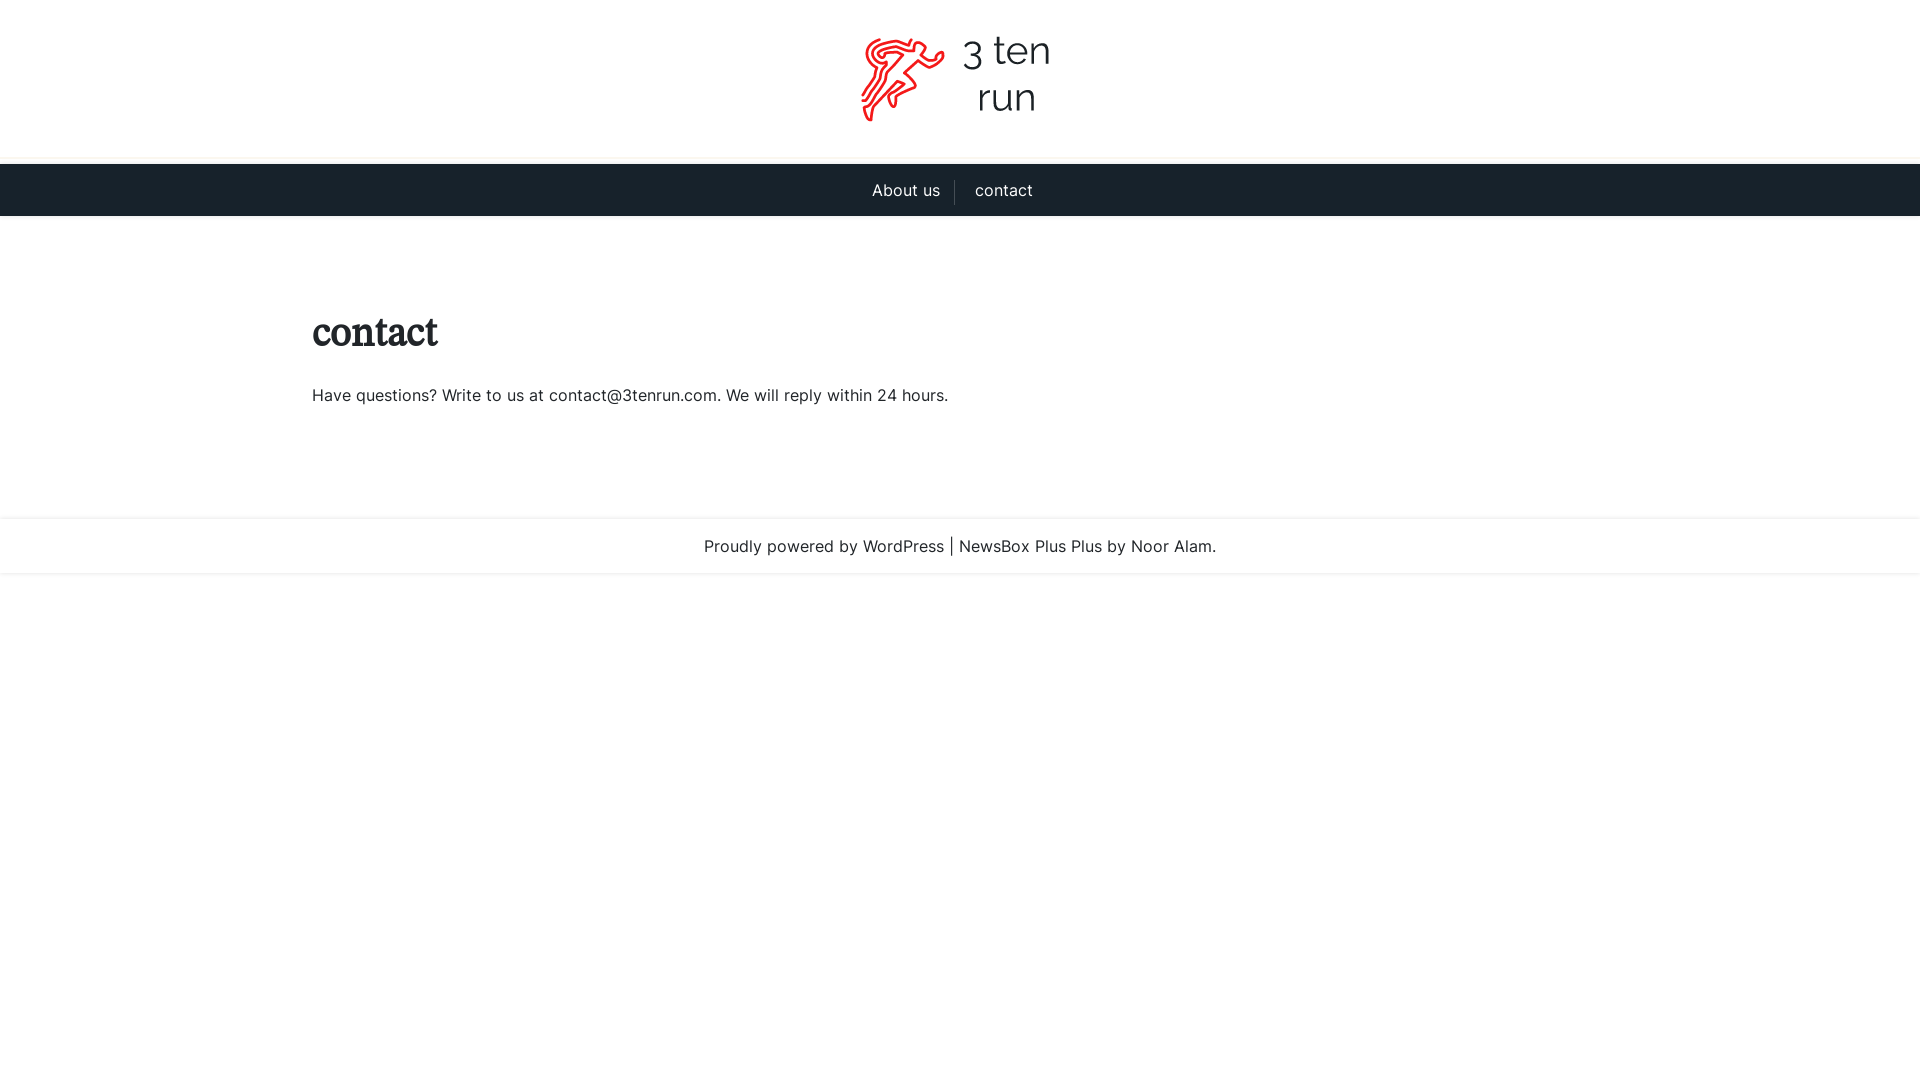  Describe the element at coordinates (960, 189) in the screenshot. I see `'contact'` at that location.